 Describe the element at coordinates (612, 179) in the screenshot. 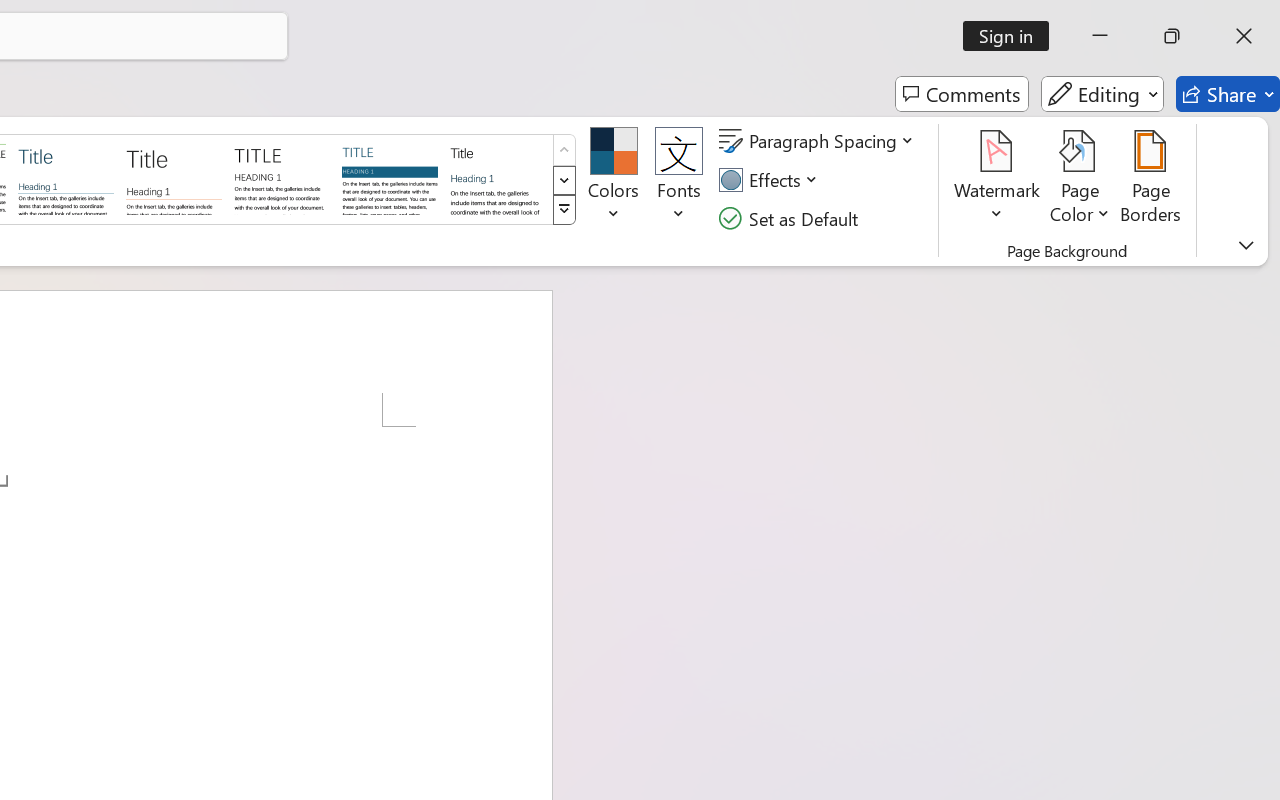

I see `'Colors'` at that location.